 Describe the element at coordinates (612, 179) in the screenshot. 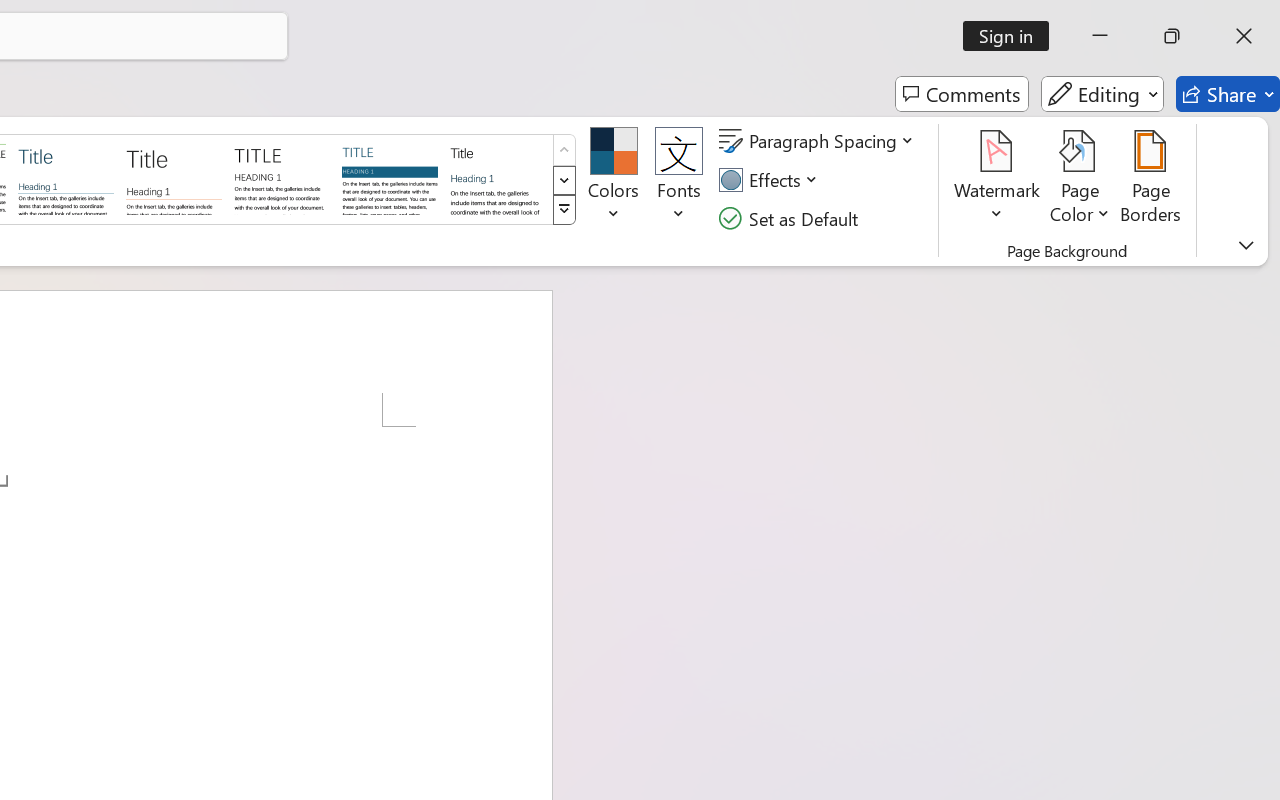

I see `'Colors'` at that location.